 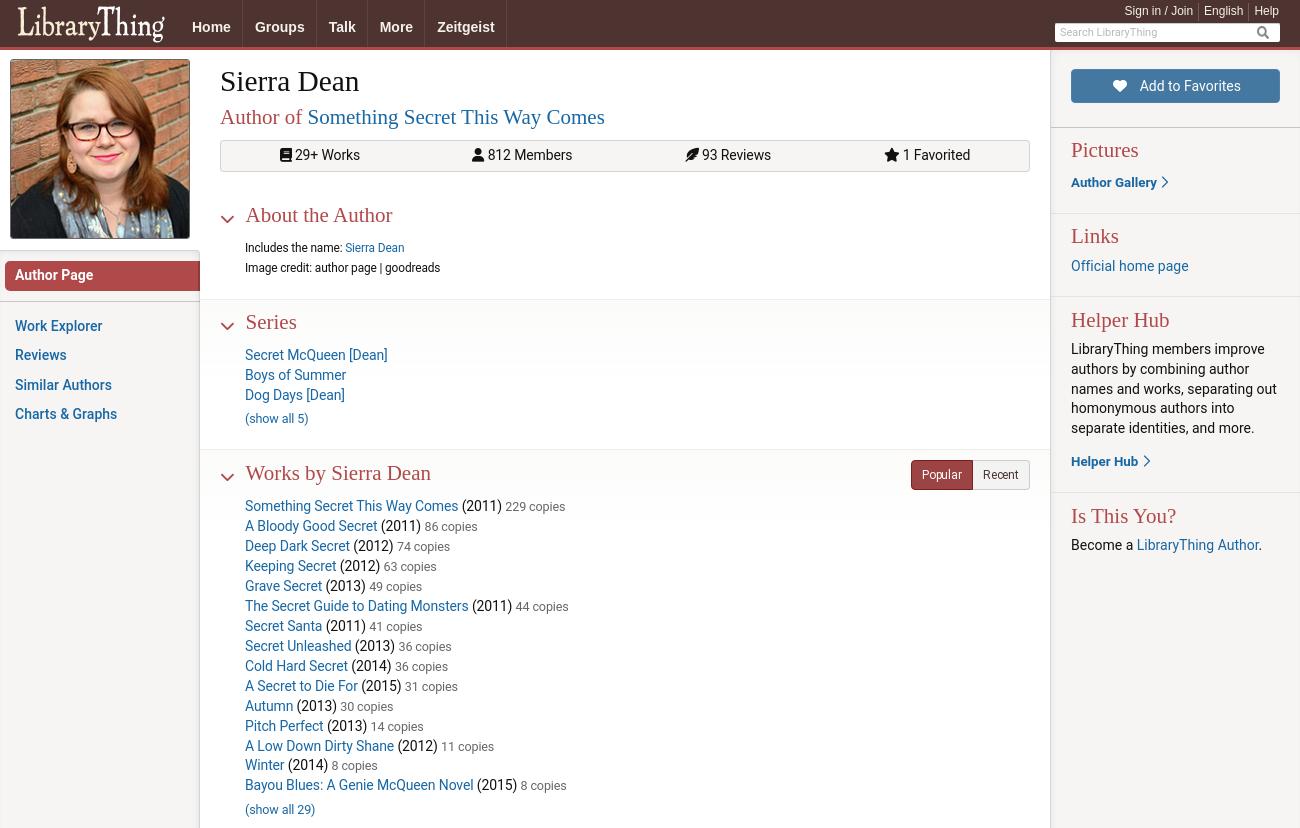 I want to click on 'Keeping Secret', so click(x=244, y=565).